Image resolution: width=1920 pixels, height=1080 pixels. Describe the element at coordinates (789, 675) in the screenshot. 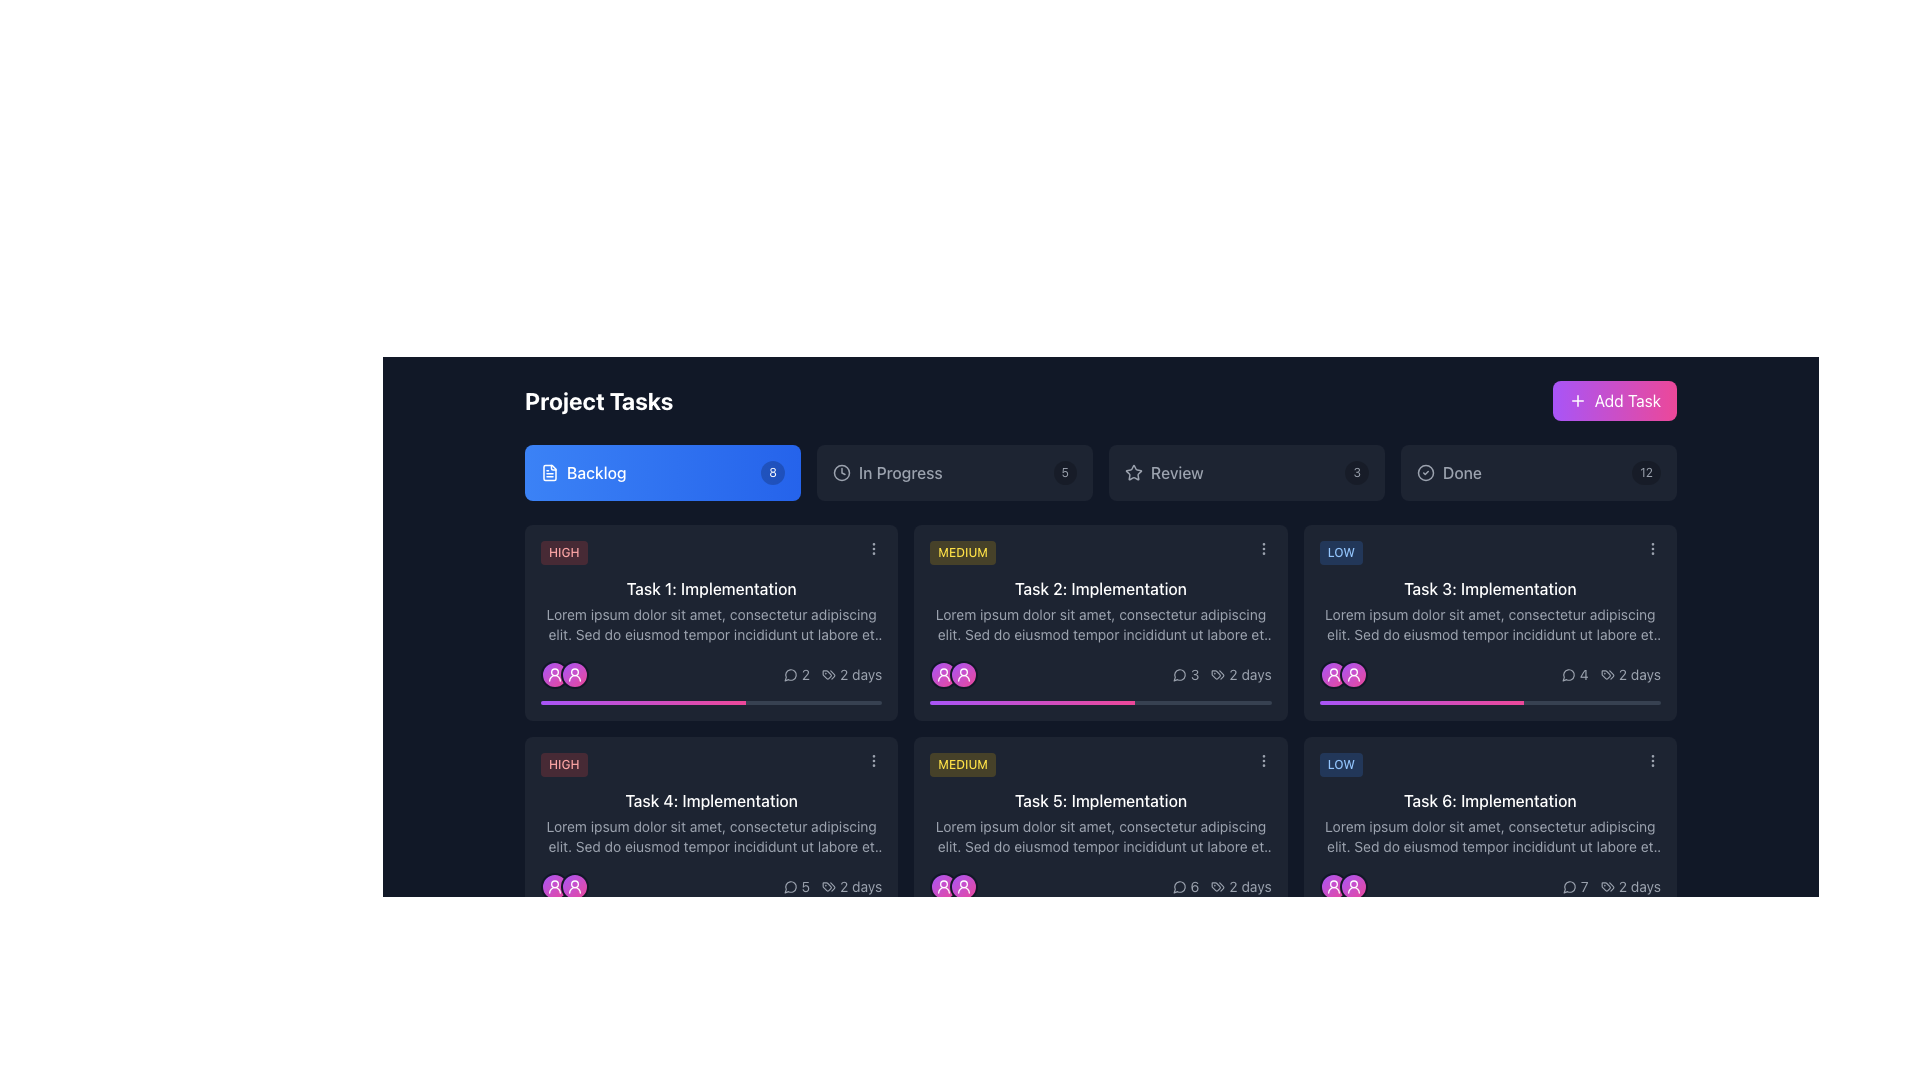

I see `the chat bubble icon located in the 'Backlog' tab, which visually represents messaging or commenting functionality` at that location.